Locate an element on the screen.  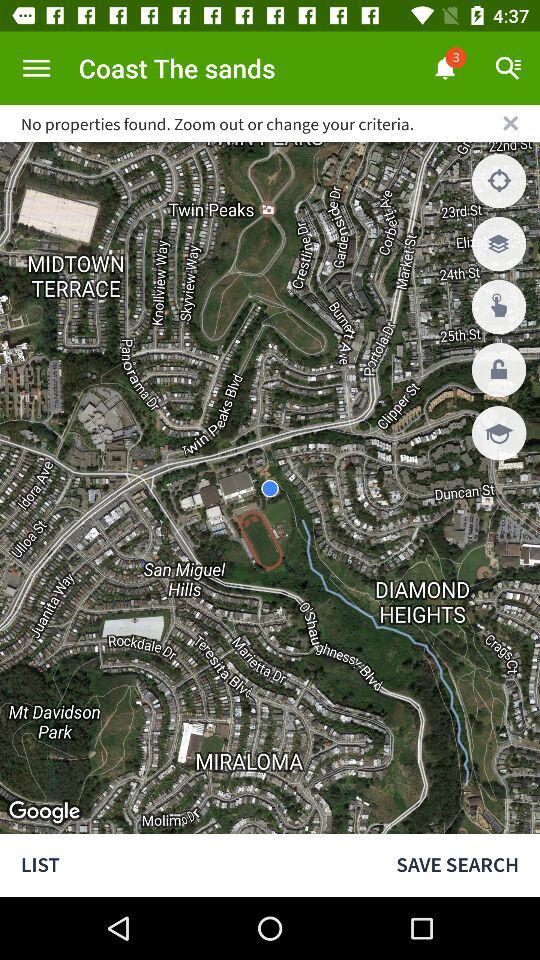
the close icon is located at coordinates (510, 122).